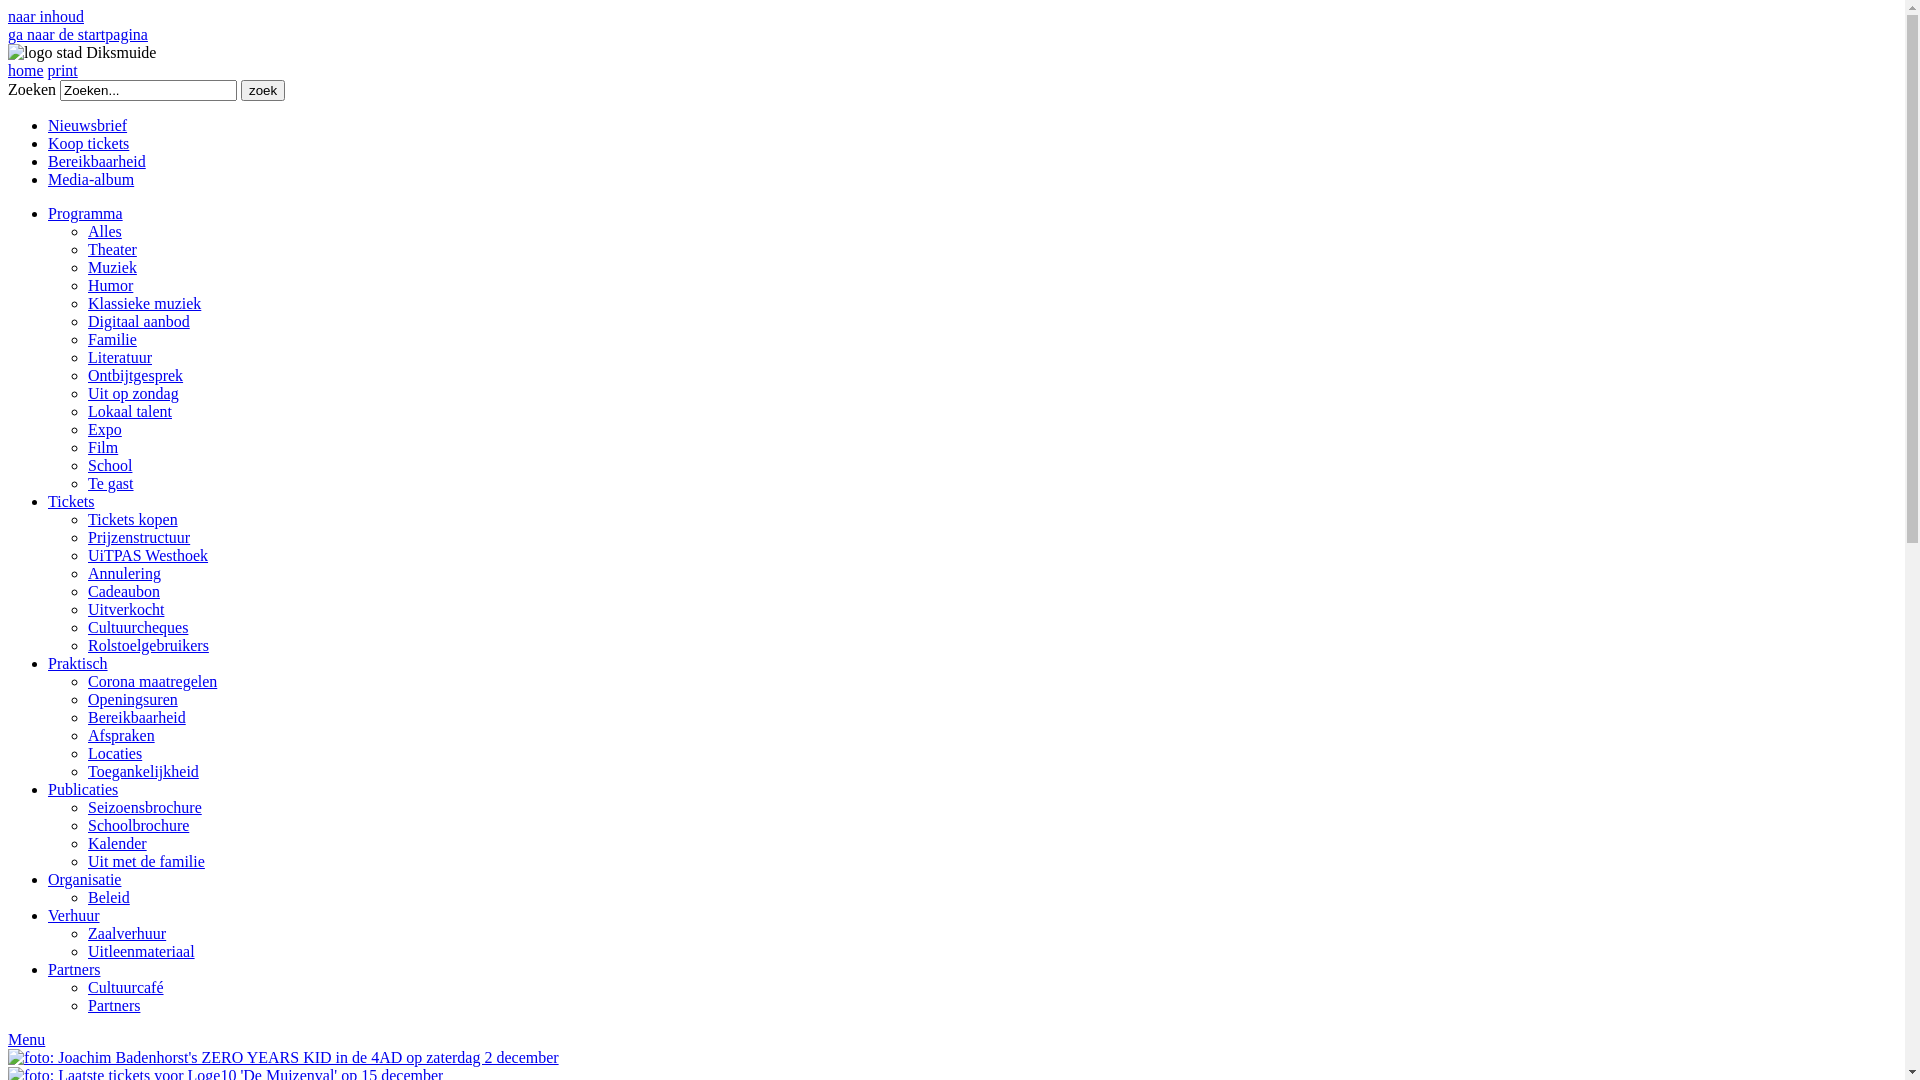 Image resolution: width=1920 pixels, height=1080 pixels. What do you see at coordinates (136, 716) in the screenshot?
I see `'Bereikbaarheid'` at bounding box center [136, 716].